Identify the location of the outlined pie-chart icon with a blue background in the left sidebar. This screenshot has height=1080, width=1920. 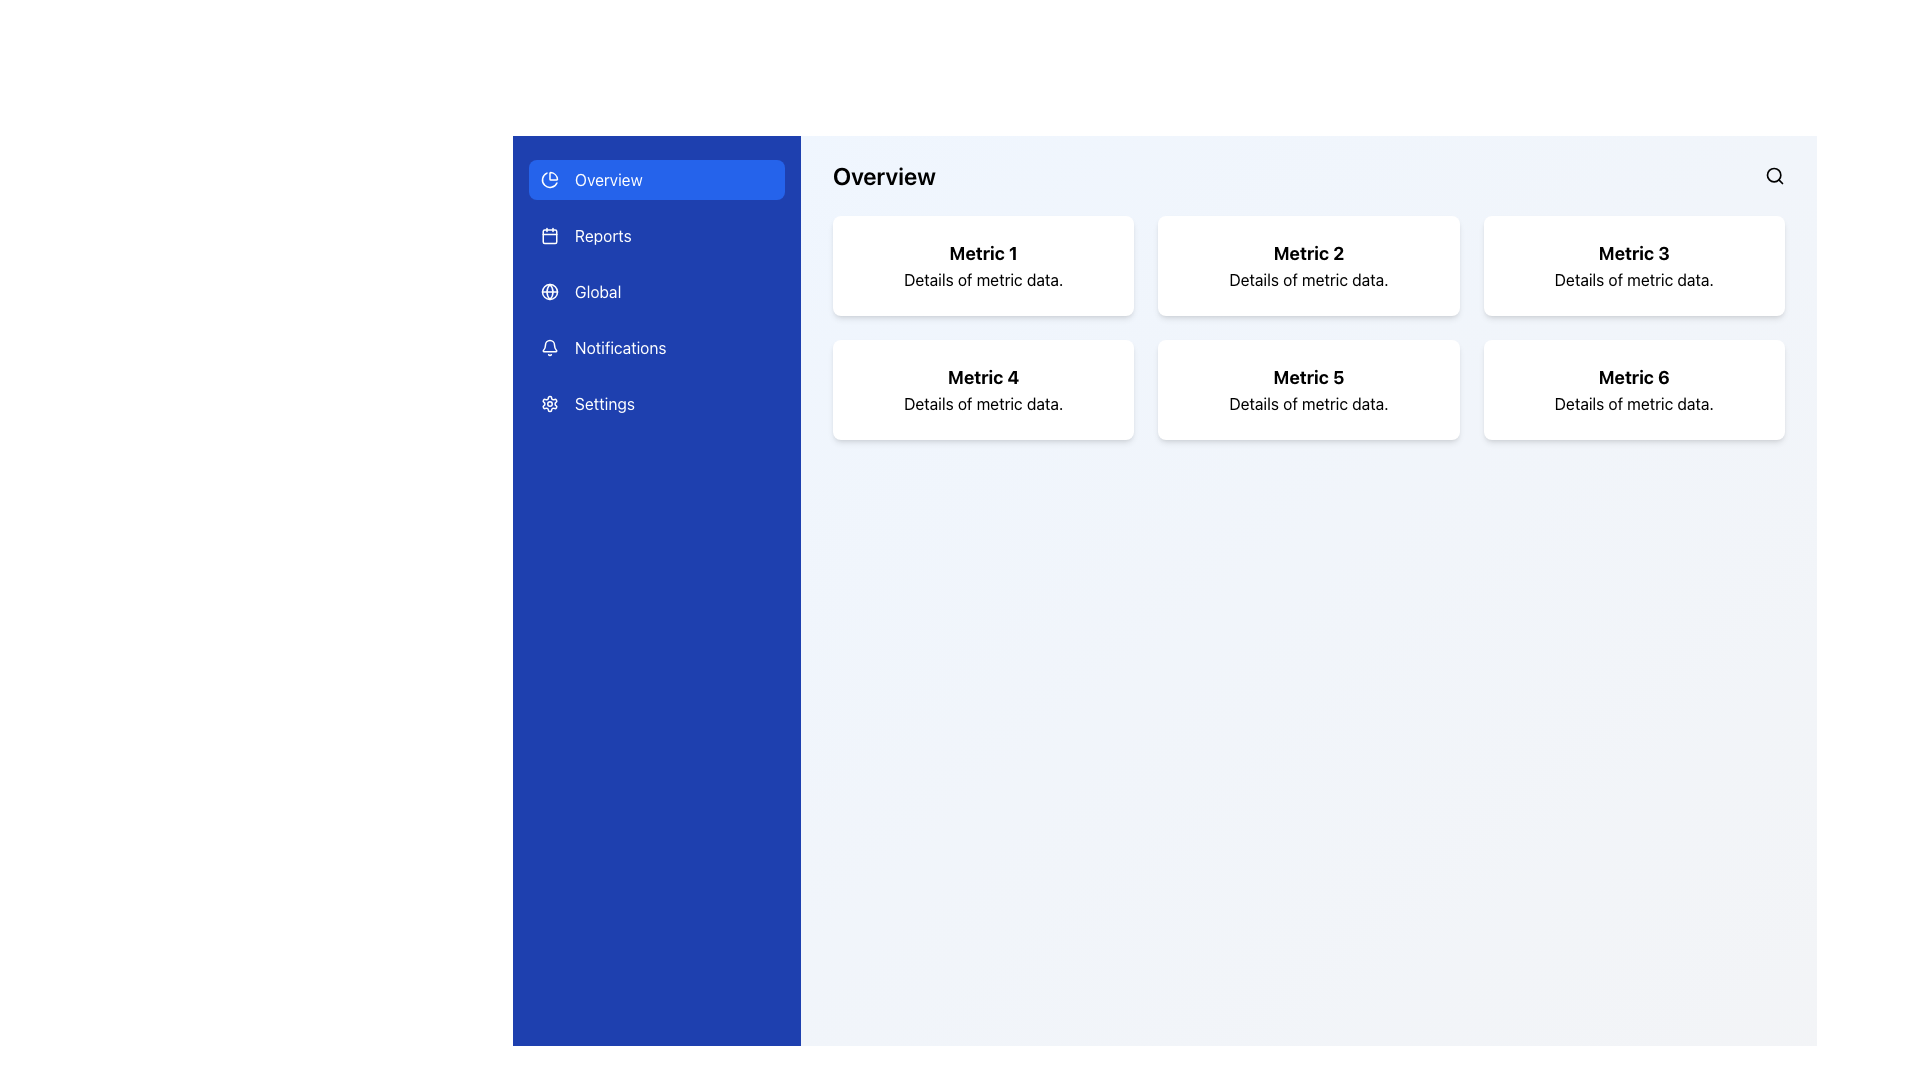
(550, 180).